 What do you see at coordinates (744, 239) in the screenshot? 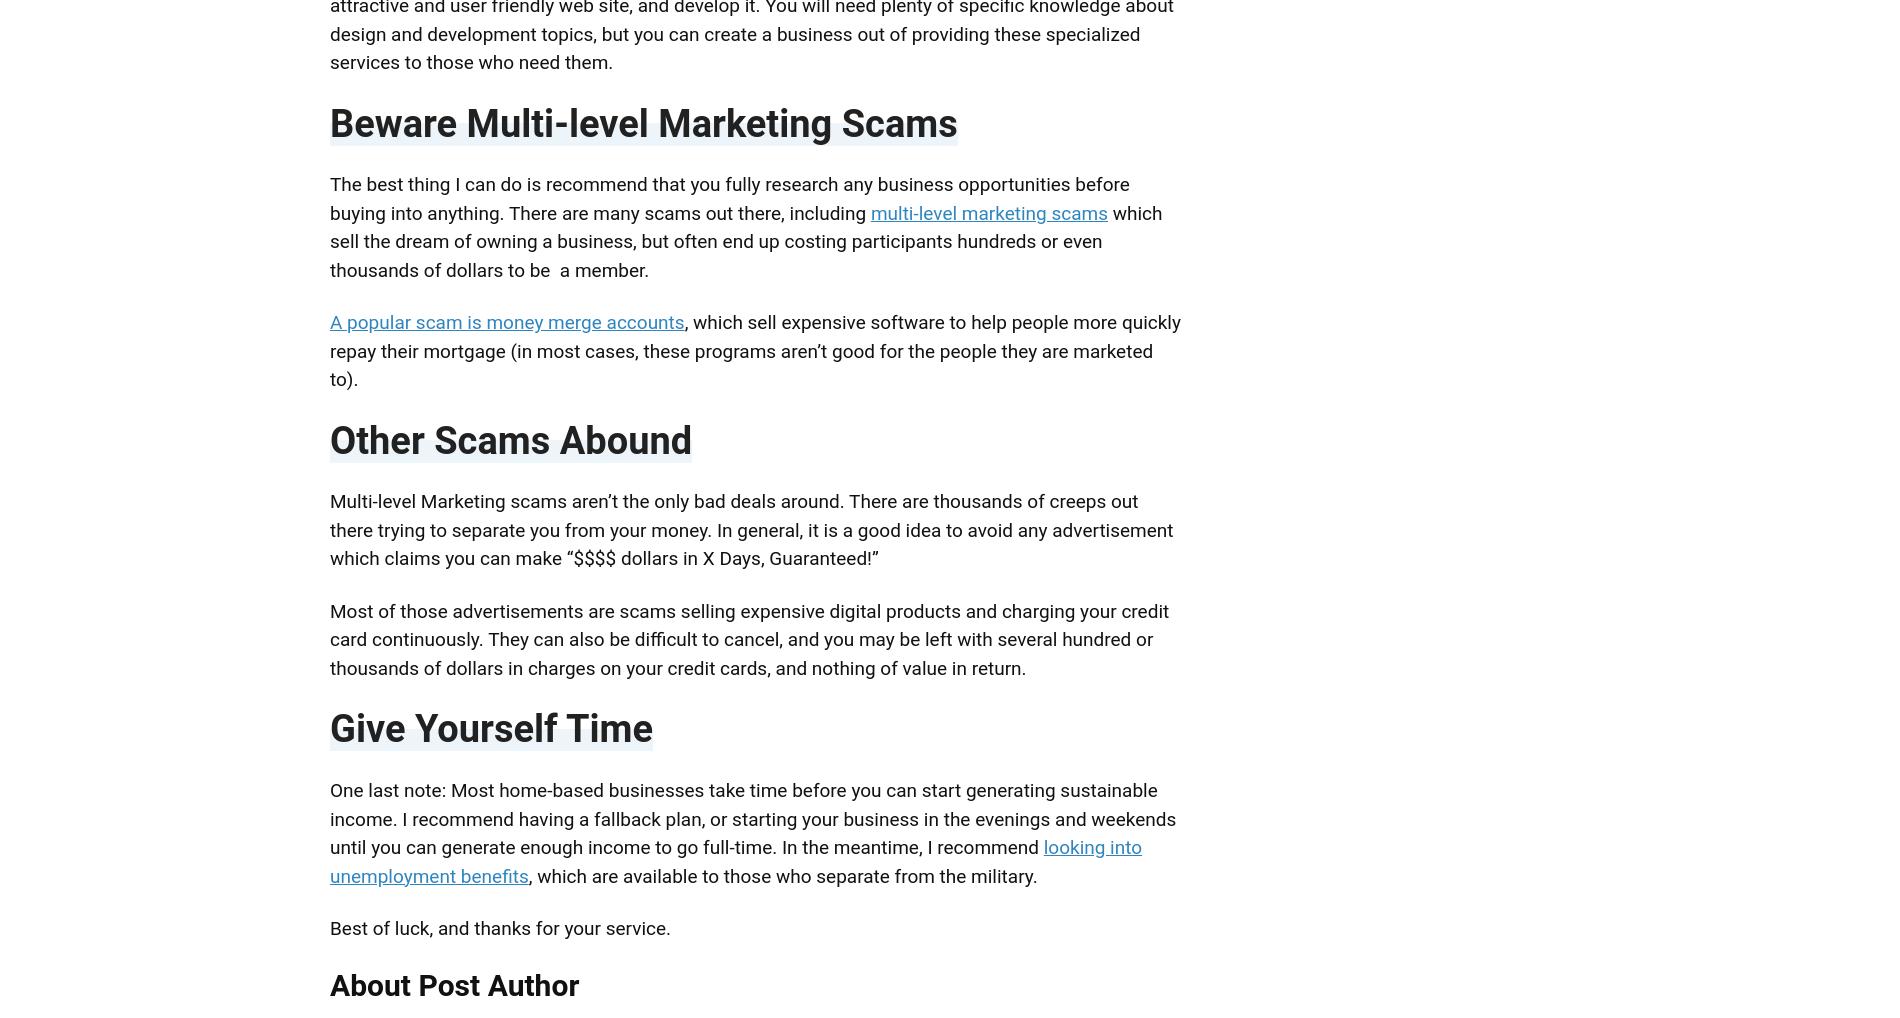
I see `'which sell the dream of owning a business, but often end up costing participants hundreds or even thousands of dollars to be  a member.'` at bounding box center [744, 239].